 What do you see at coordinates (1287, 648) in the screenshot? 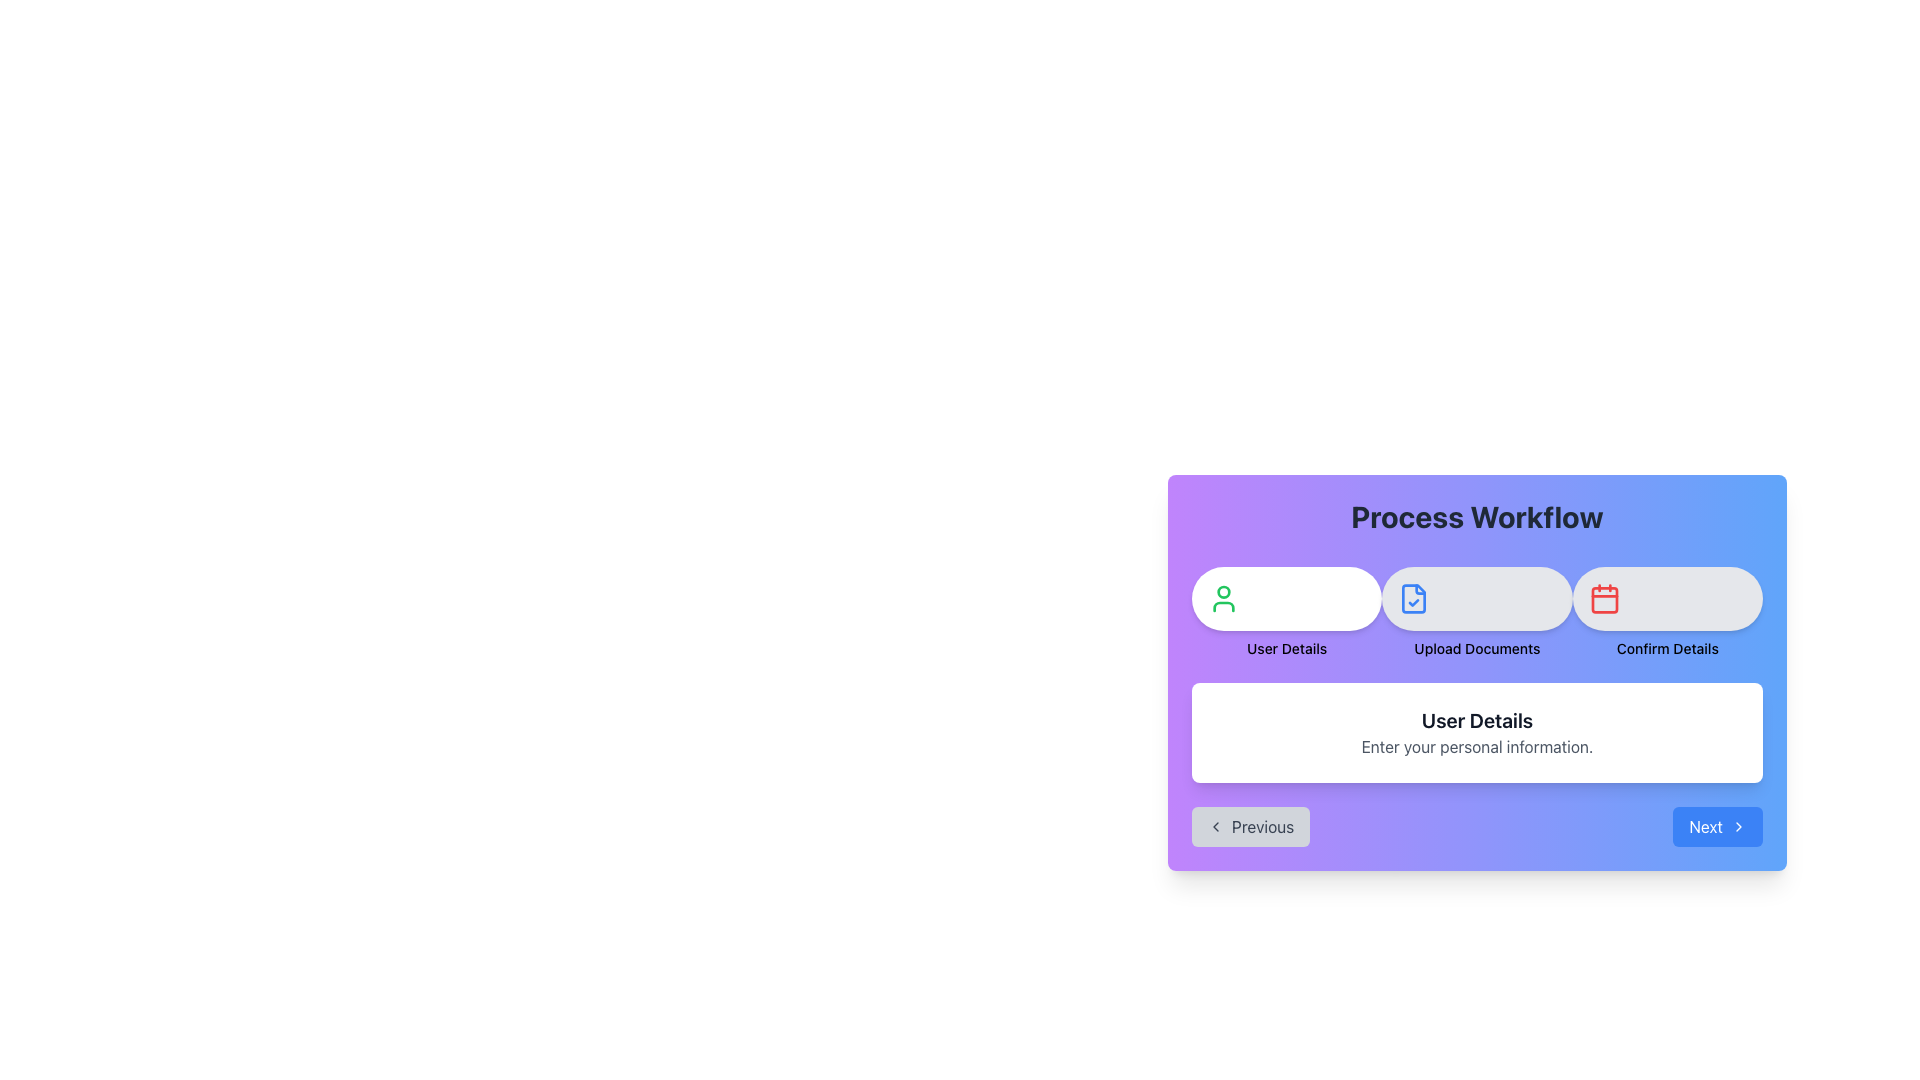
I see `the text label 'User Details' located in the first segment of the horizontal navigation bar beneath the user profile icon` at bounding box center [1287, 648].